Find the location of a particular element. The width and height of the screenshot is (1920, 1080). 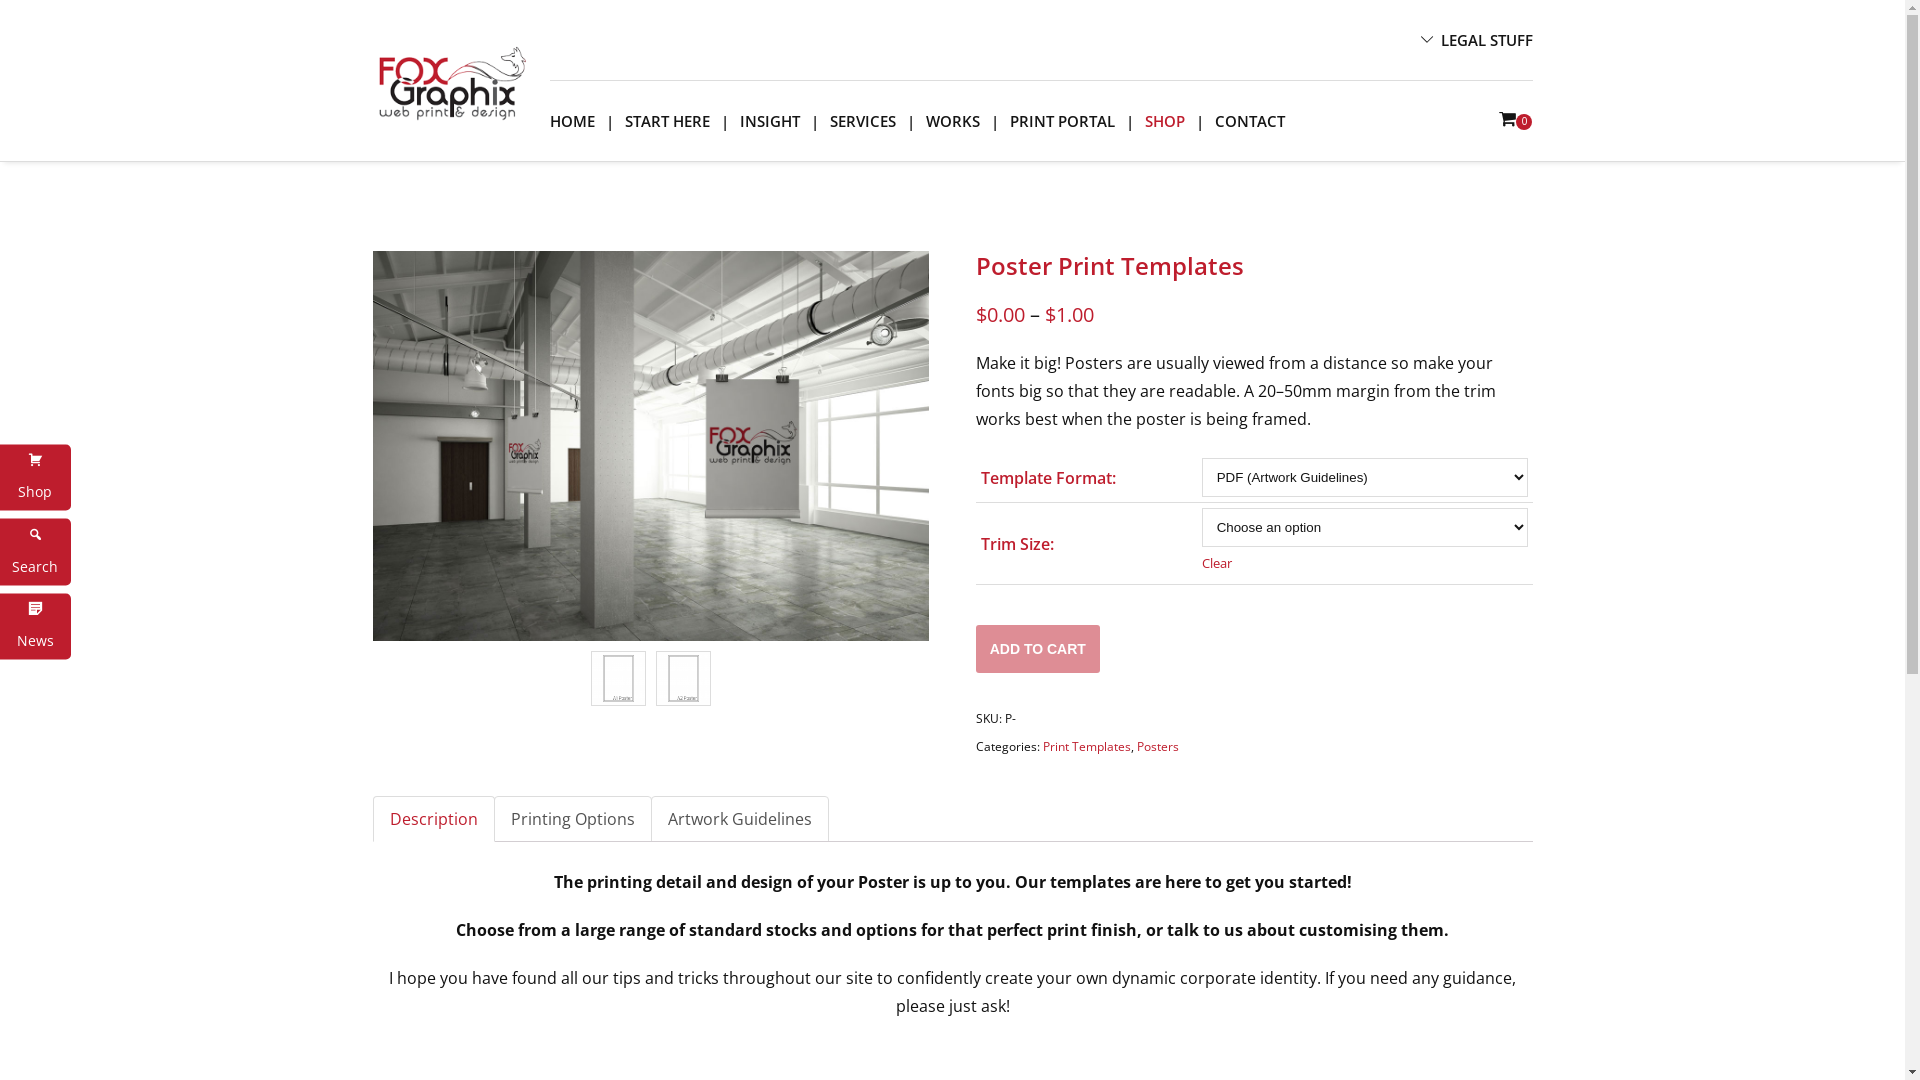

'Artwork Guidelines' is located at coordinates (738, 818).